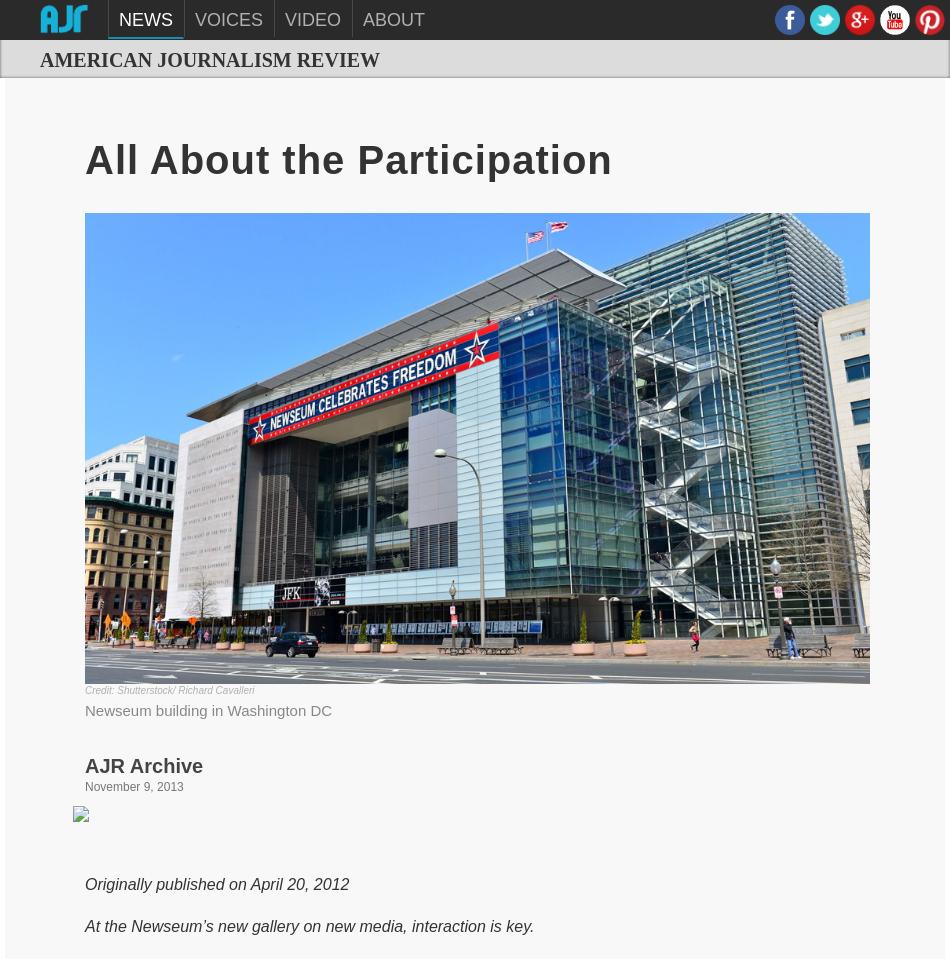 The width and height of the screenshot is (950, 959). Describe the element at coordinates (85, 785) in the screenshot. I see `'November 9, 2013'` at that location.